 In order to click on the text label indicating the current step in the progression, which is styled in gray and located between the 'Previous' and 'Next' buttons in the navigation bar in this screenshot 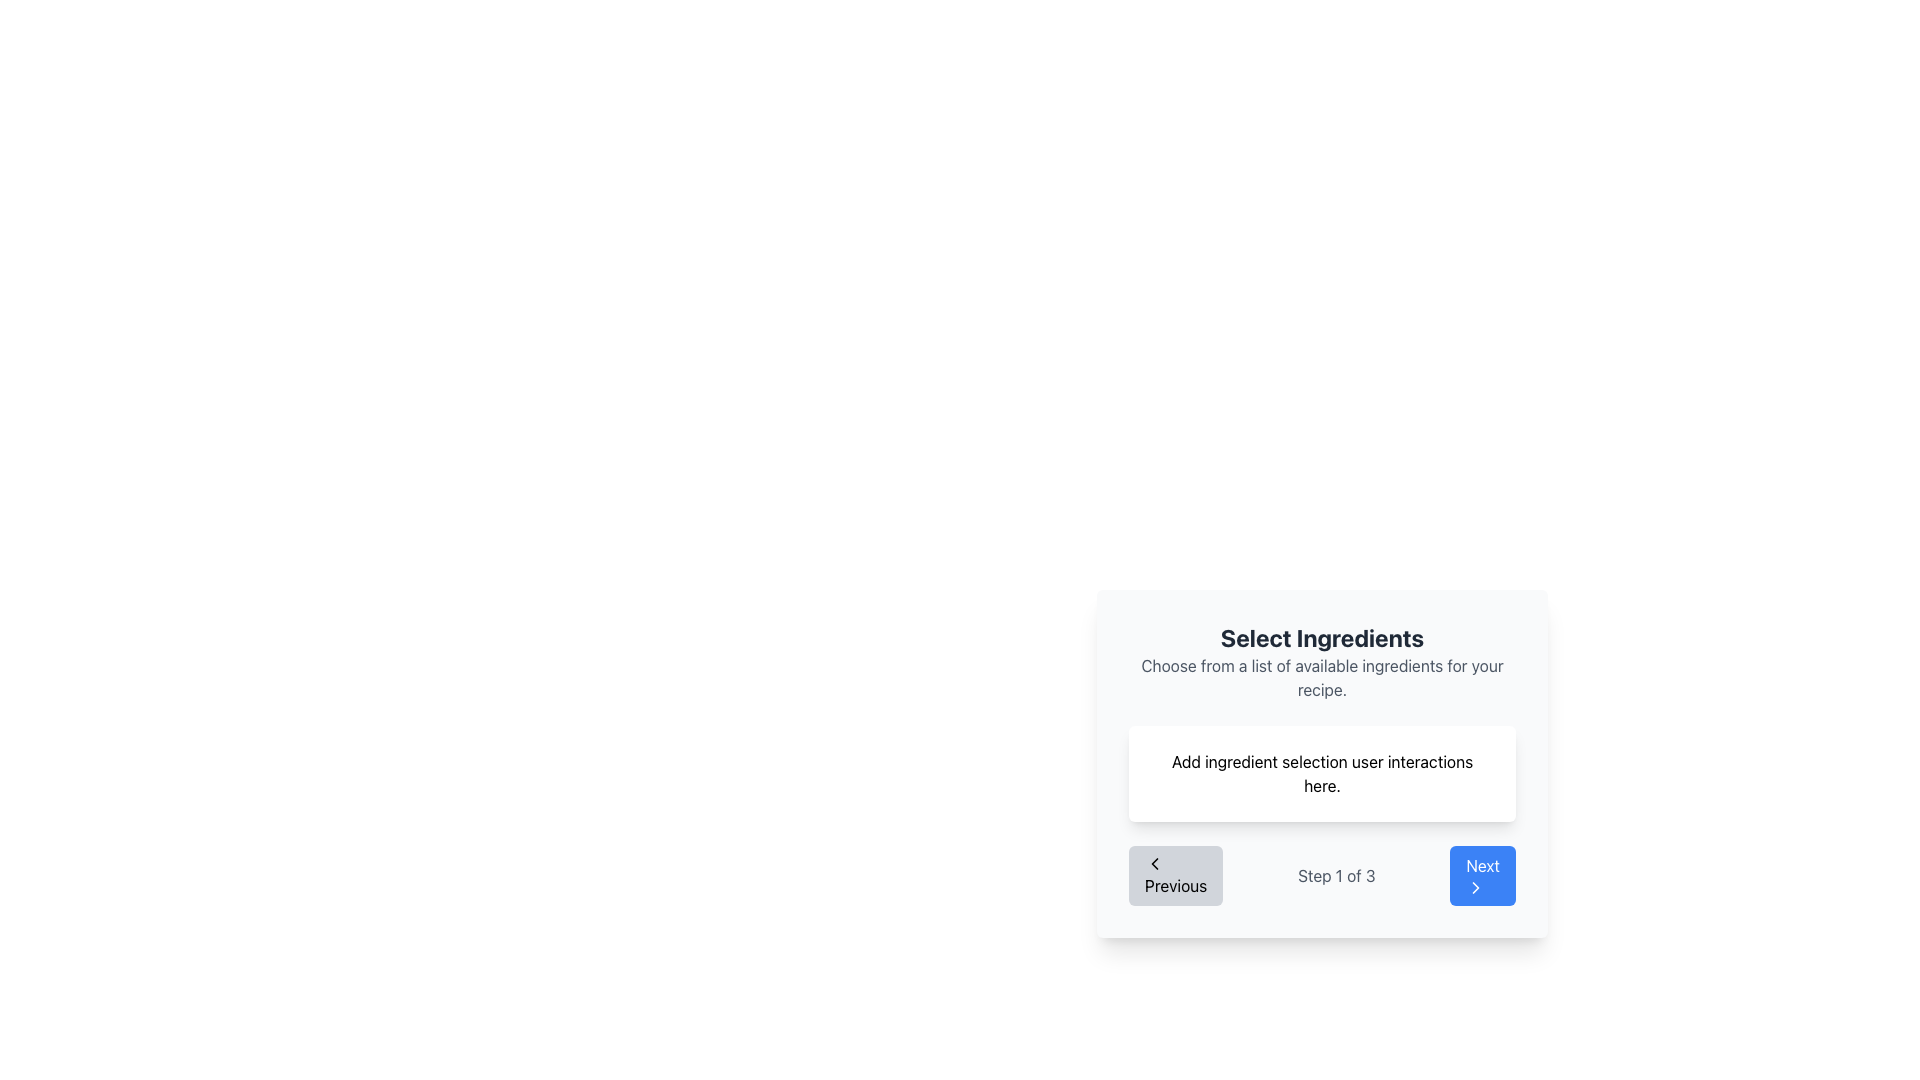, I will do `click(1336, 874)`.